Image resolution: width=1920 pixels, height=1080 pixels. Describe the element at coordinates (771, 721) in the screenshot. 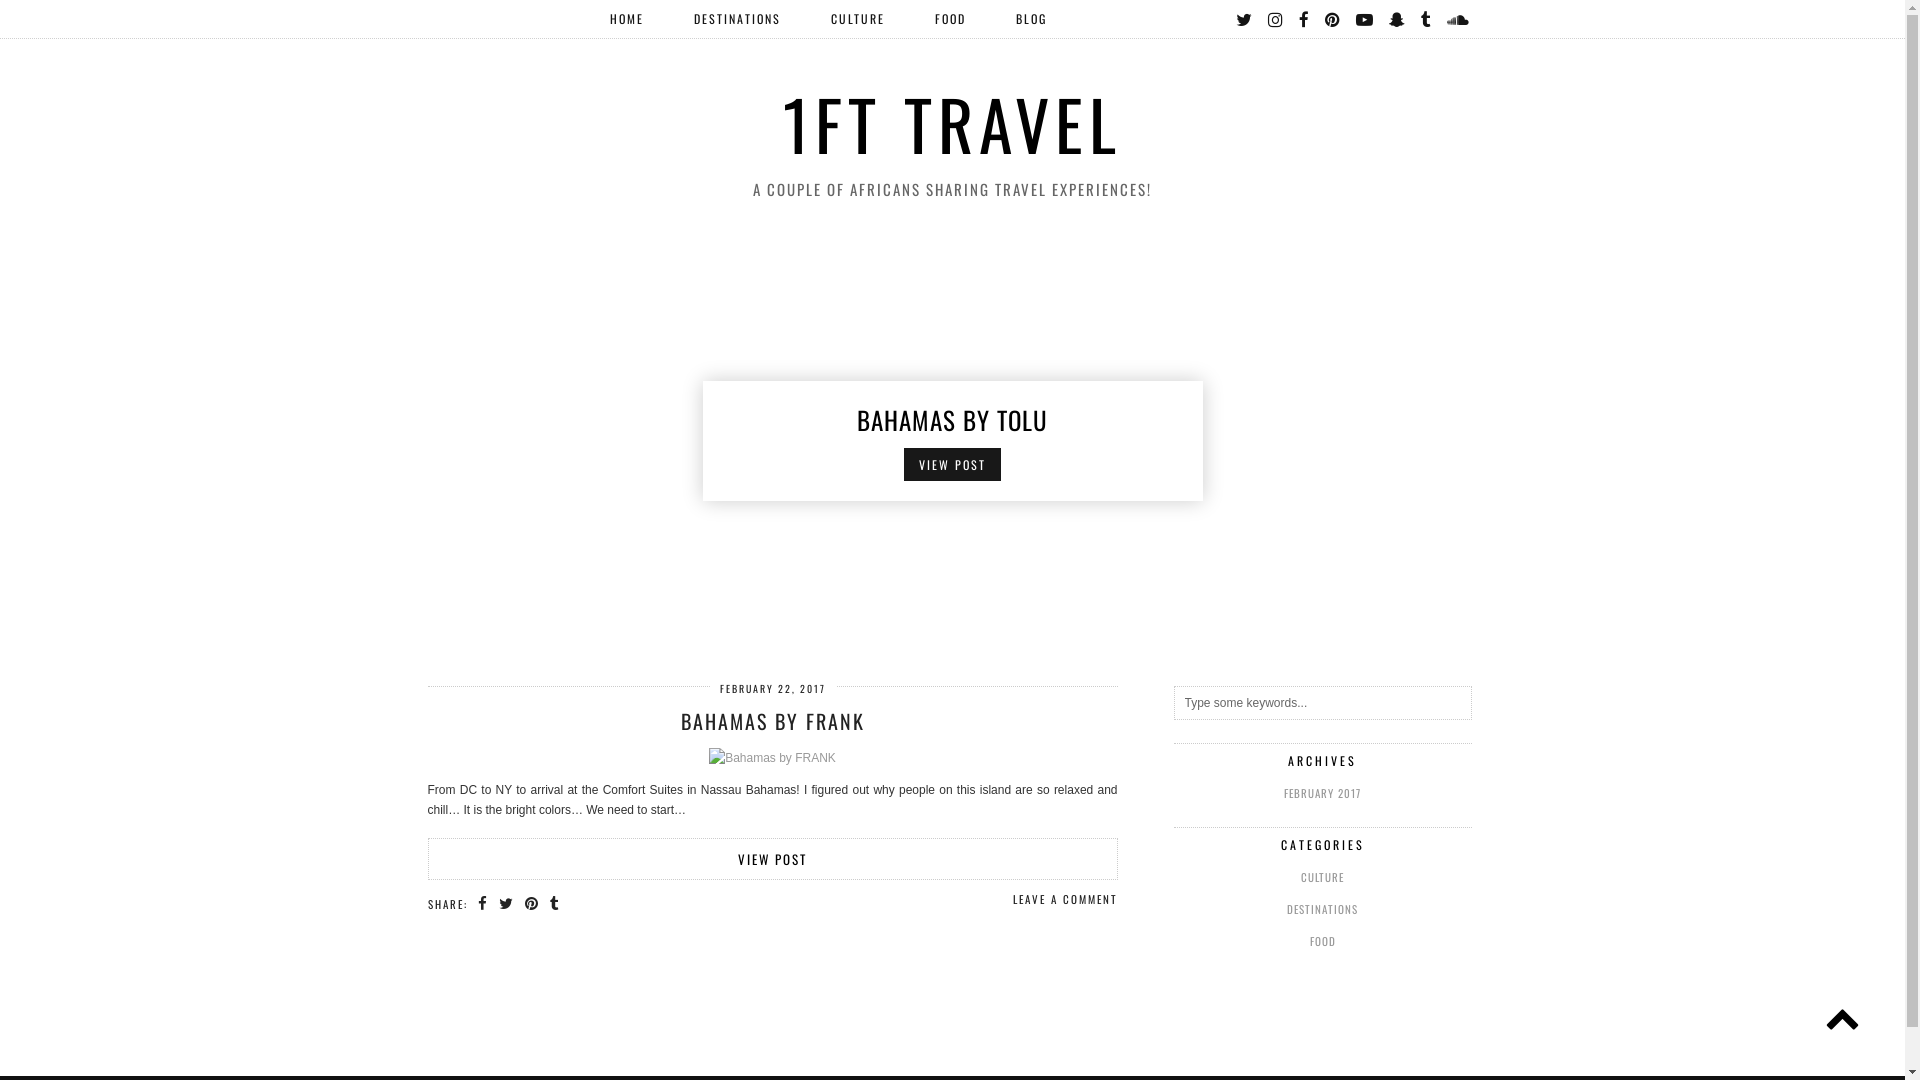

I see `'BAHAMAS BY FRANK'` at that location.